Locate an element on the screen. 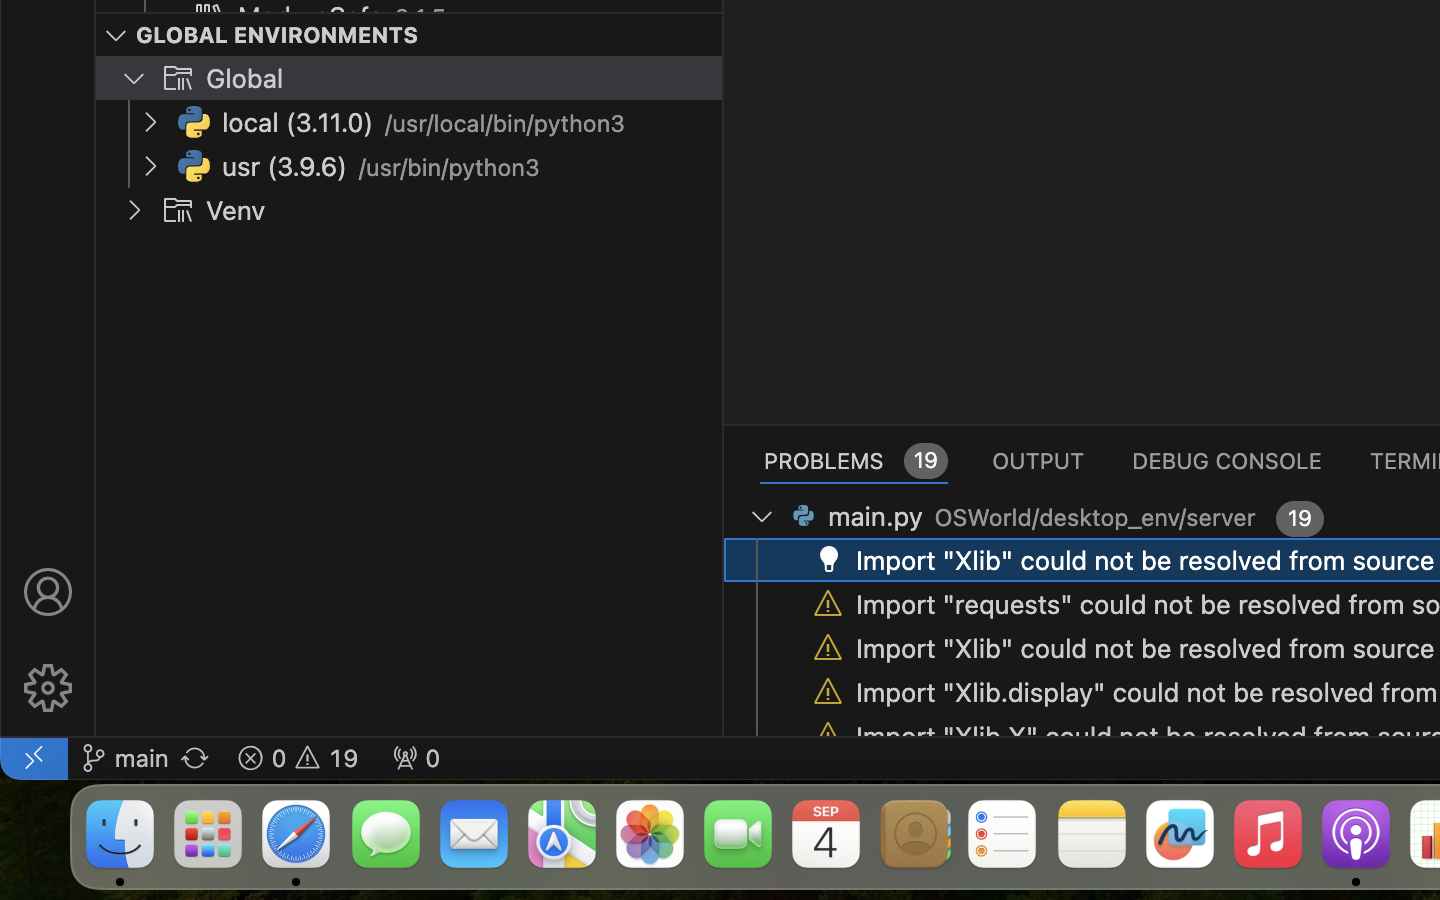 The height and width of the screenshot is (900, 1440). 'main ' is located at coordinates (123, 756).